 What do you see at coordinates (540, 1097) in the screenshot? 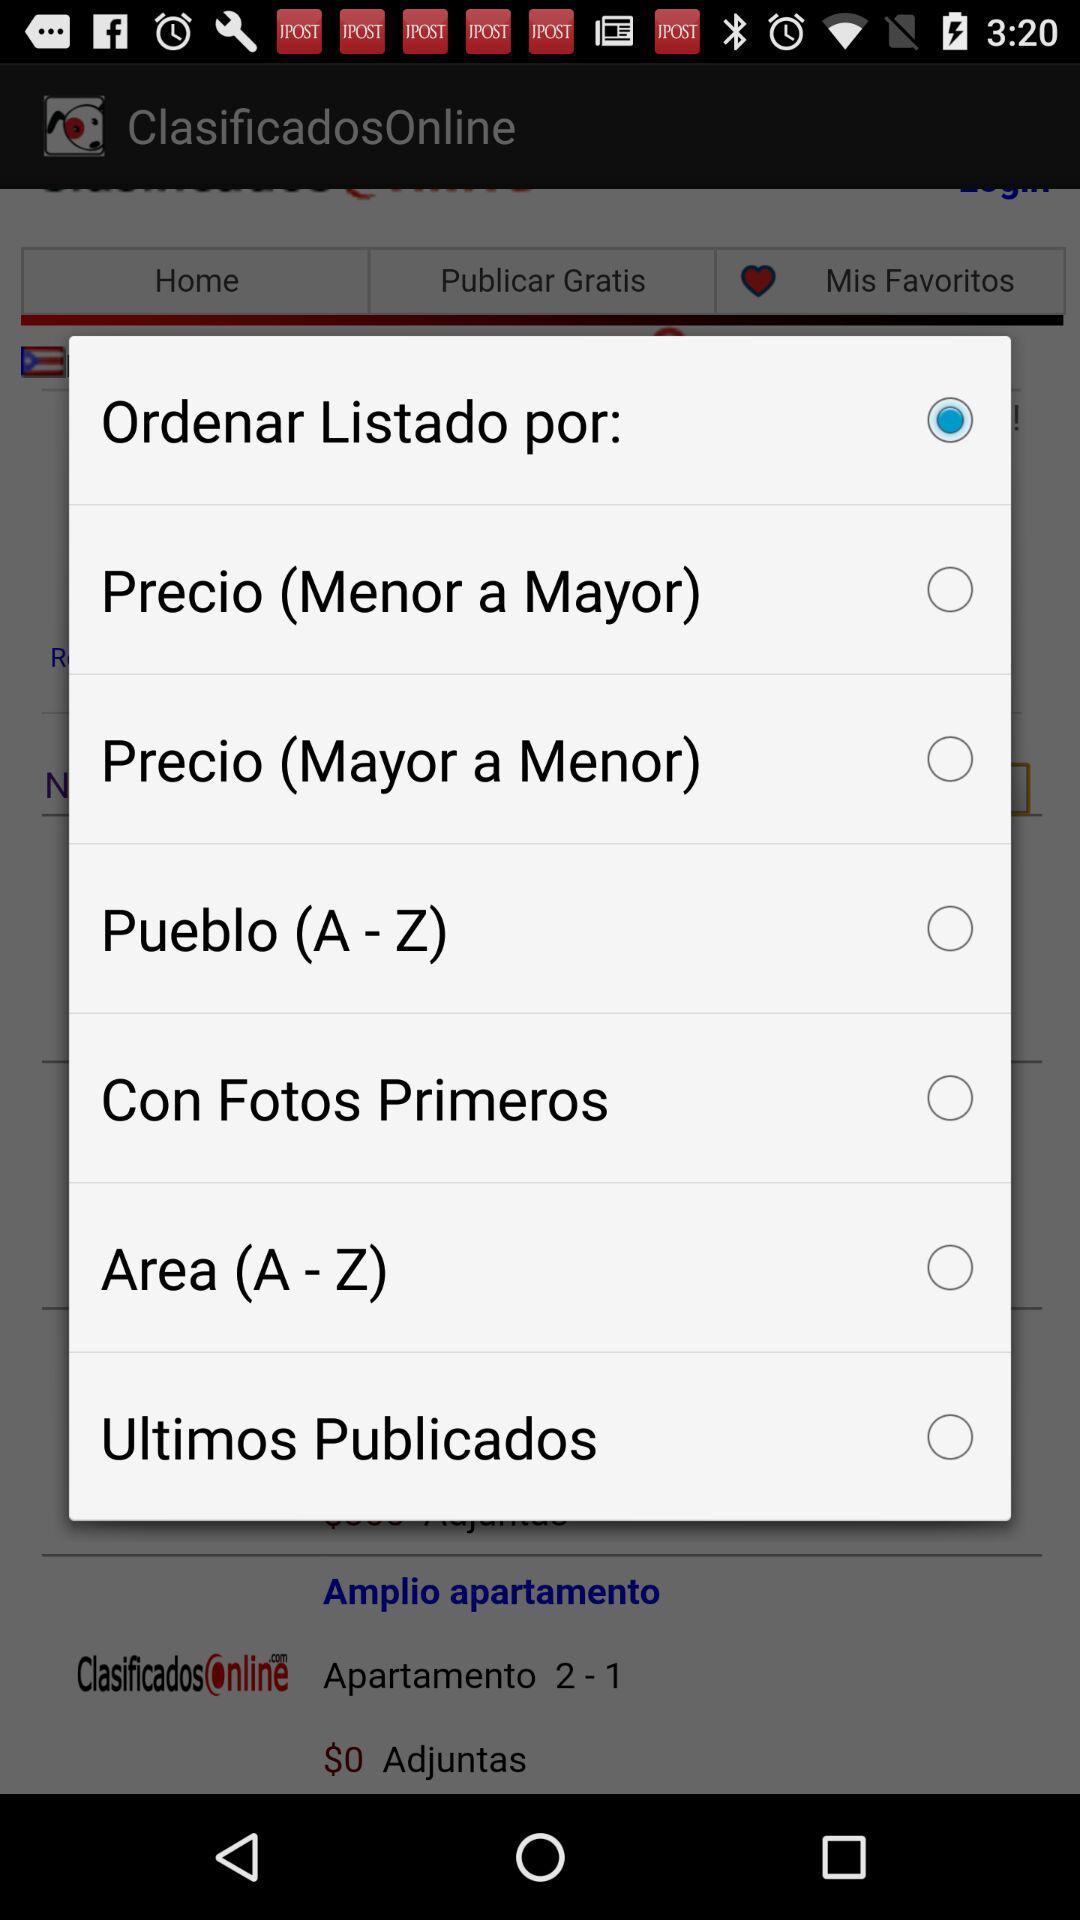
I see `the con fotos primeros item` at bounding box center [540, 1097].